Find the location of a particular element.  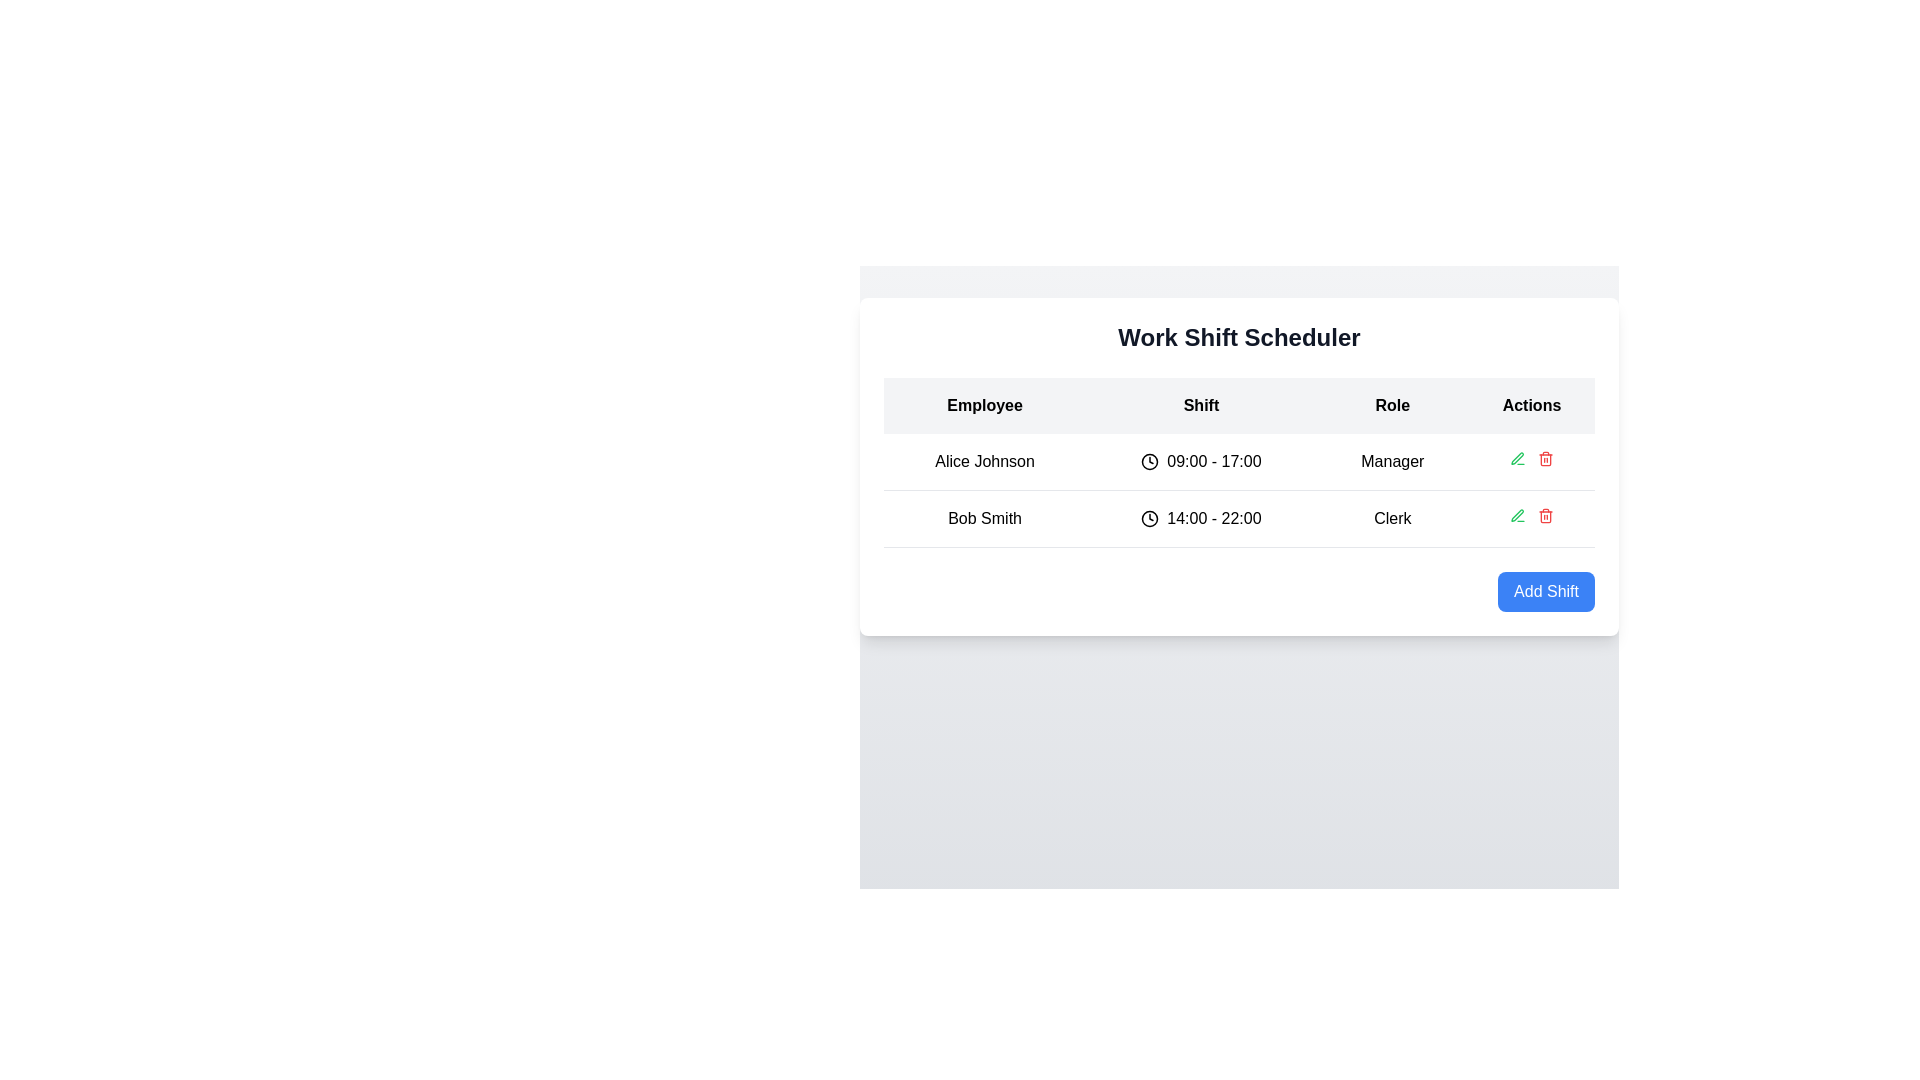

the static text displaying 'Manager' in the 'Role' column for 'Alice Johnson' within the tabular interface is located at coordinates (1391, 462).